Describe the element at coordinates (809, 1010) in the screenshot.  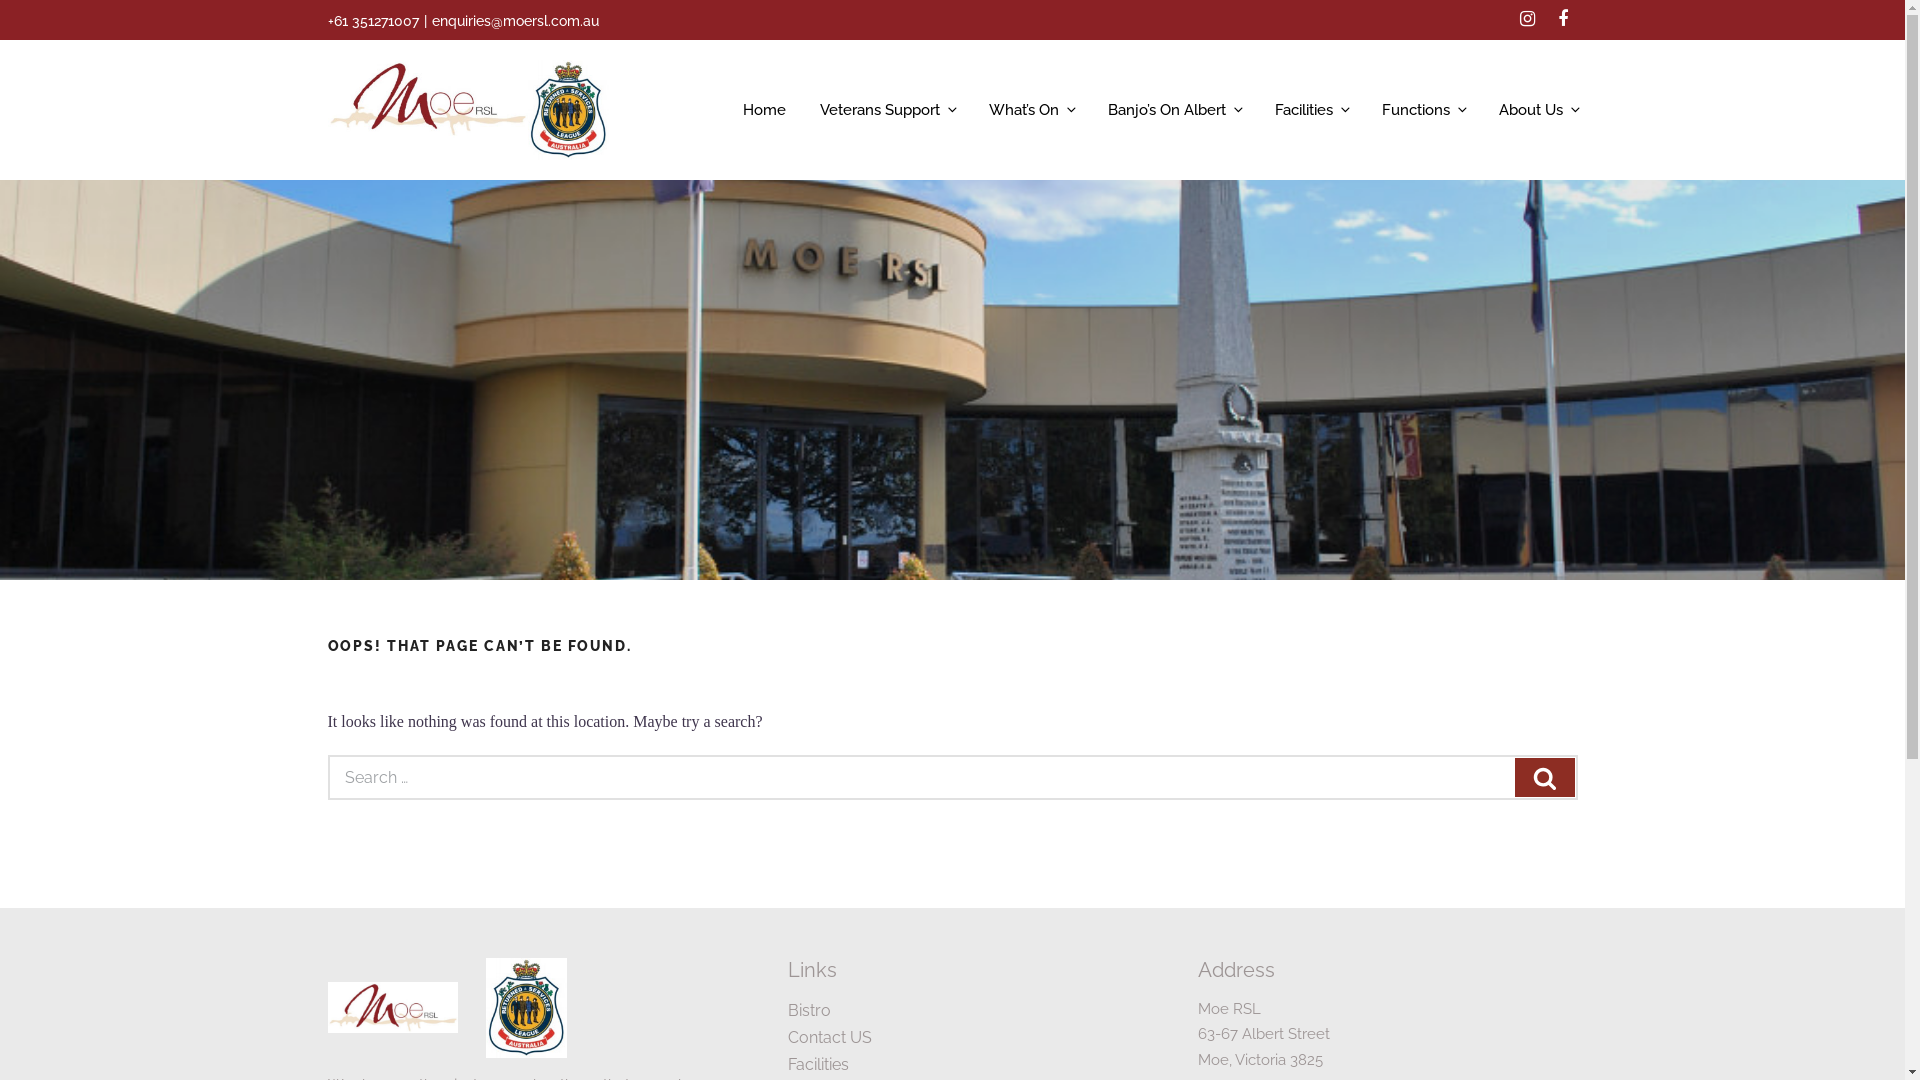
I see `'Bistro'` at that location.